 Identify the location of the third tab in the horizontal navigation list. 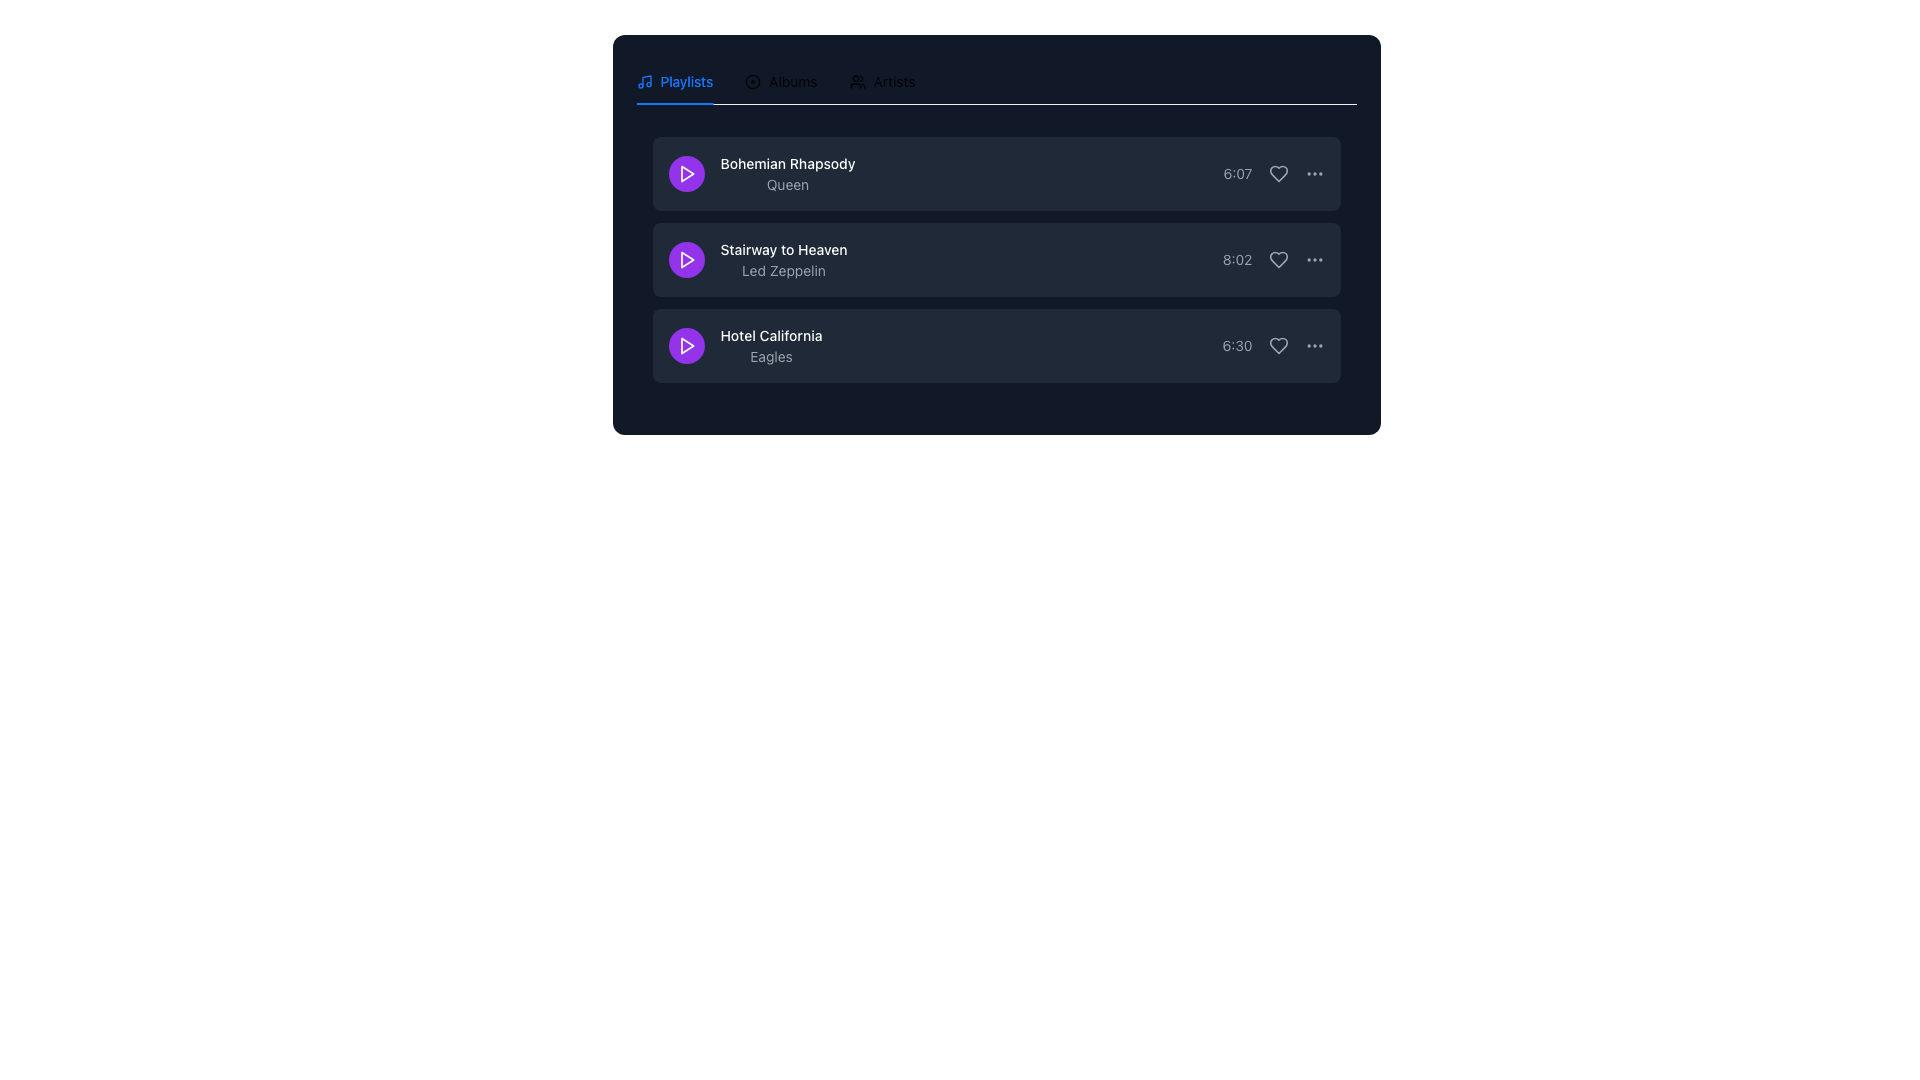
(881, 80).